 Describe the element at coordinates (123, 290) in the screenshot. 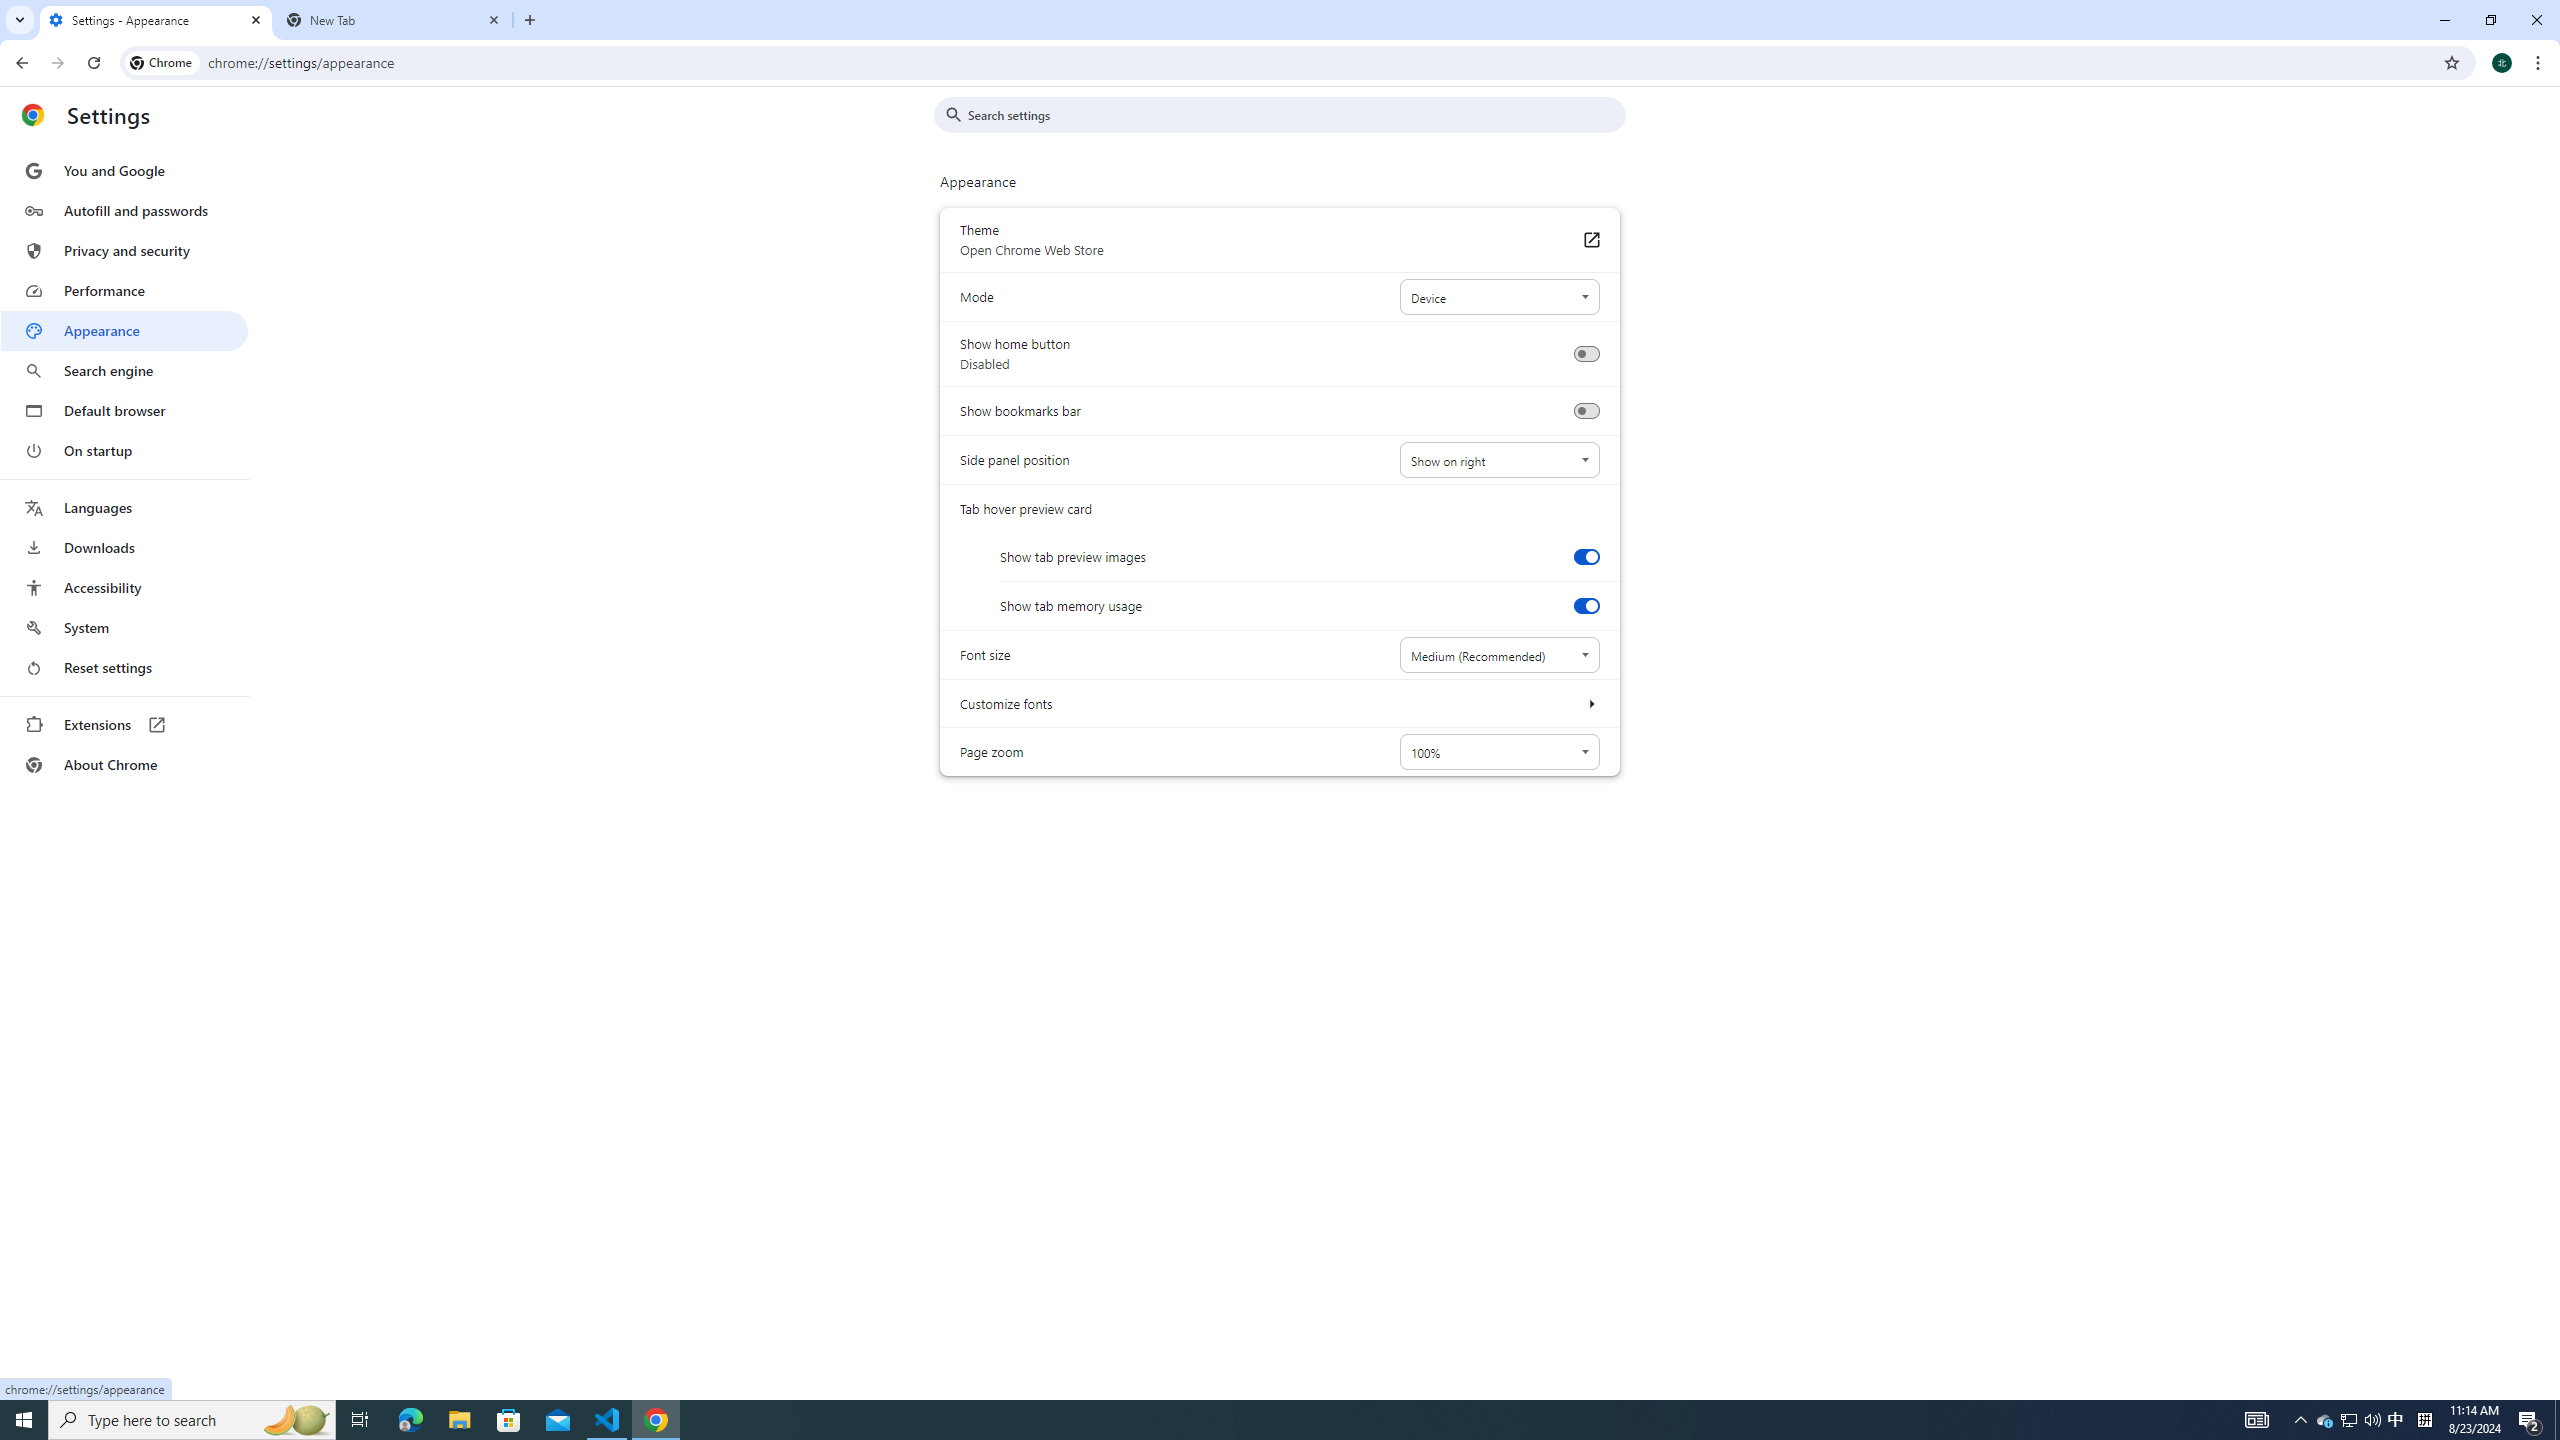

I see `'Performance'` at that location.